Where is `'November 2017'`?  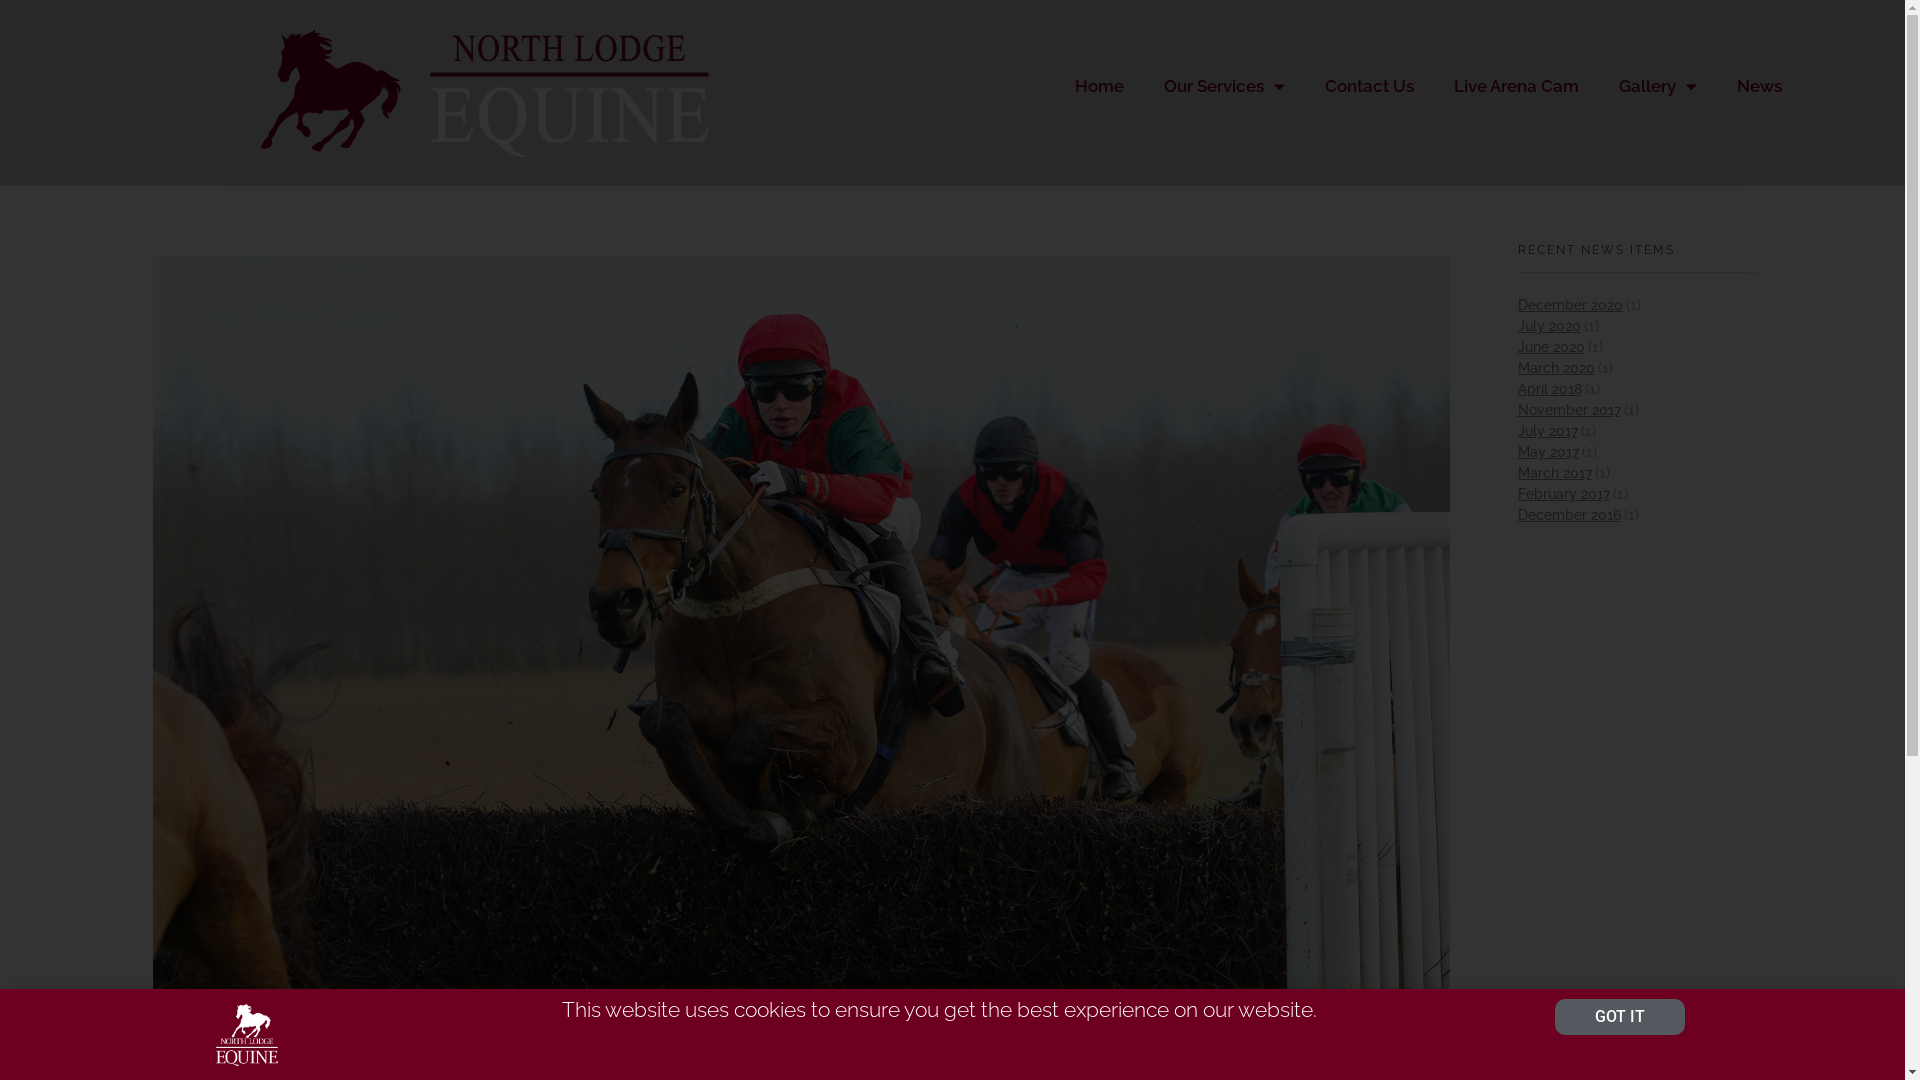
'November 2017' is located at coordinates (1568, 408).